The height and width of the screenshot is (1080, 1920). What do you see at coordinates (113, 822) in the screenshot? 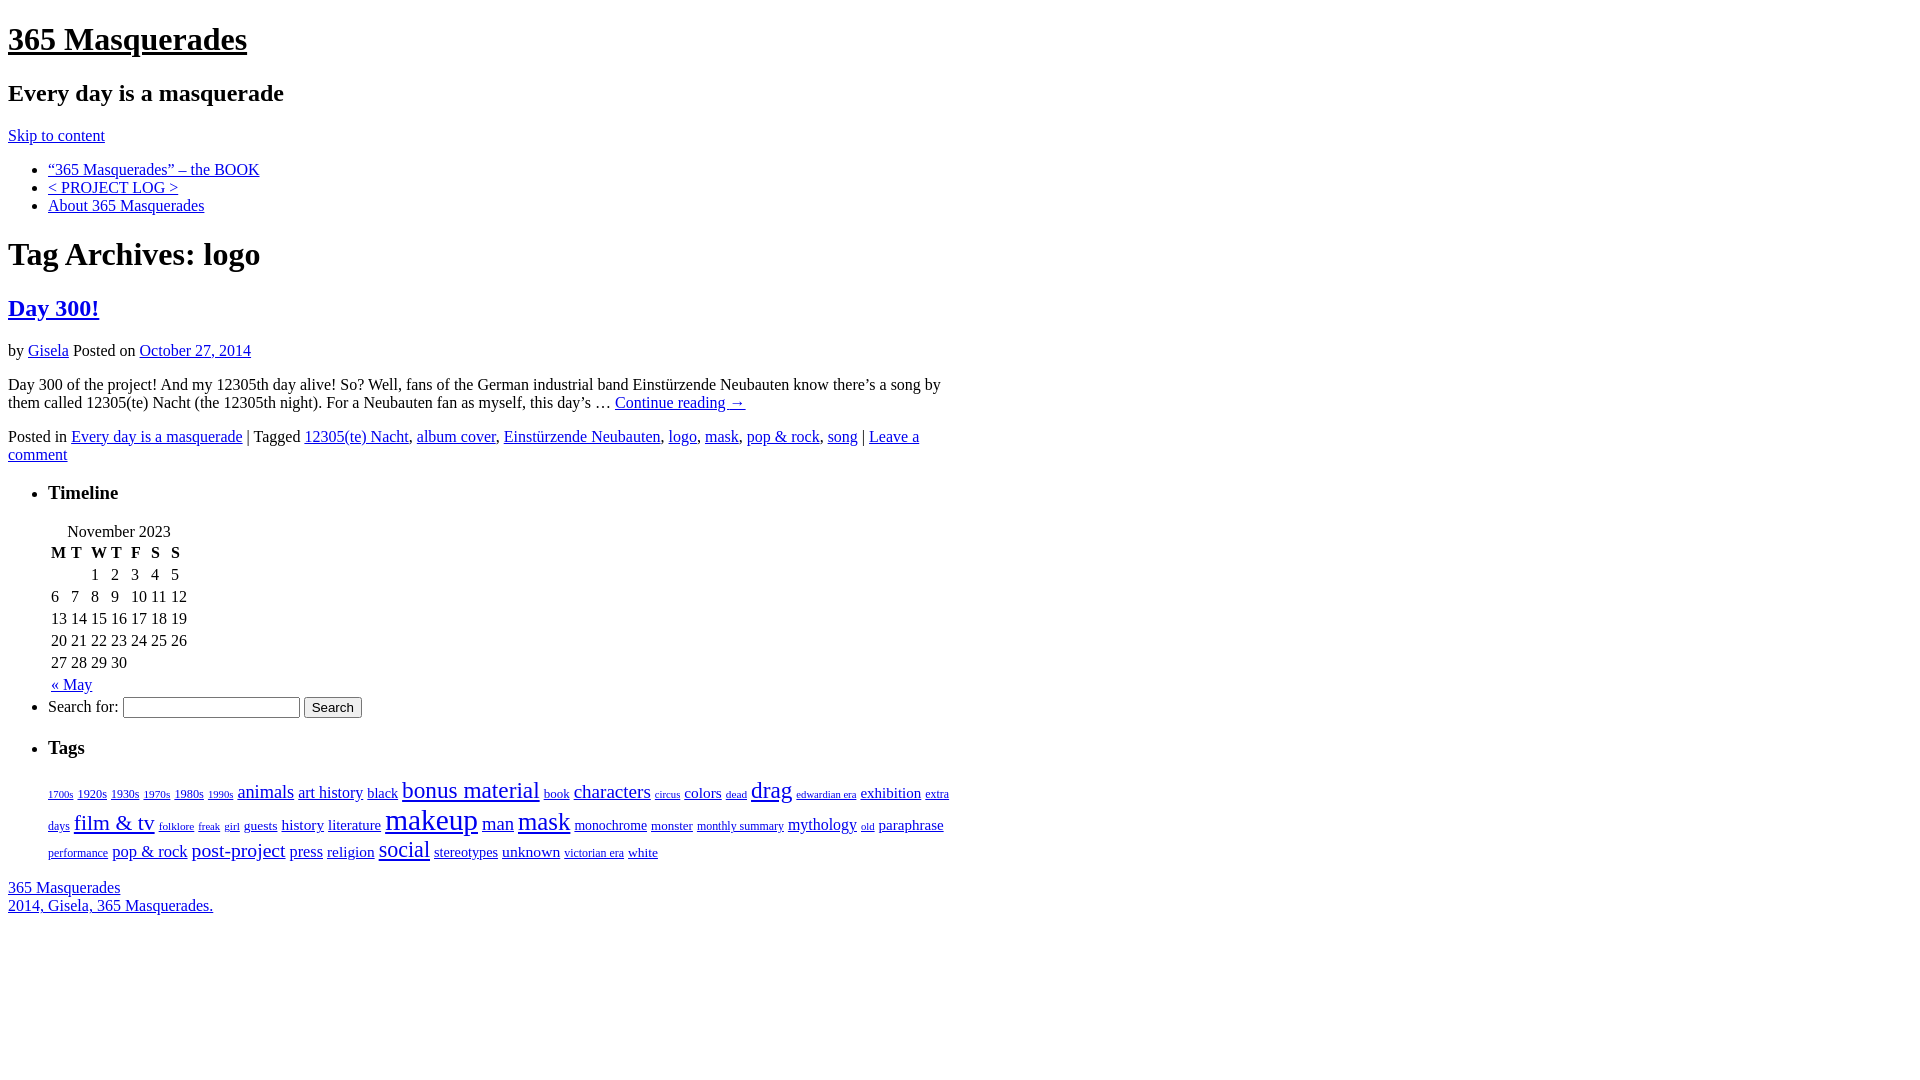
I see `'film & tv'` at bounding box center [113, 822].